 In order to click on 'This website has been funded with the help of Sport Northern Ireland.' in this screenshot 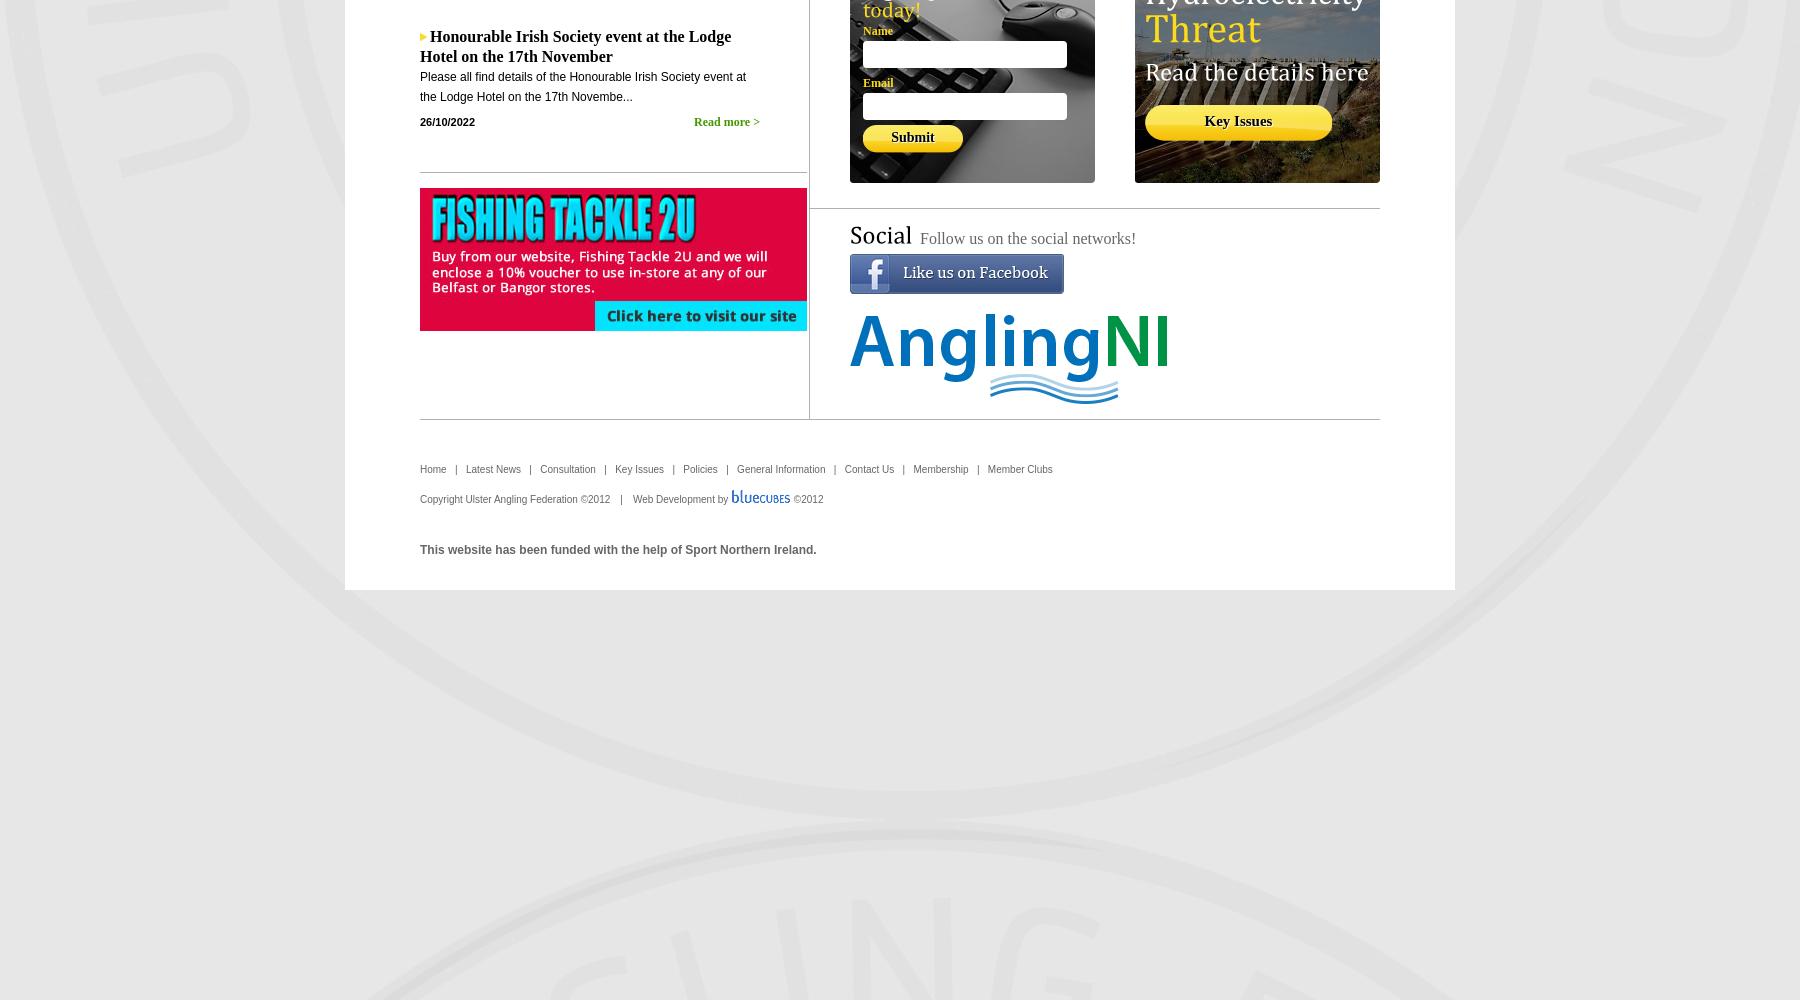, I will do `click(617, 550)`.